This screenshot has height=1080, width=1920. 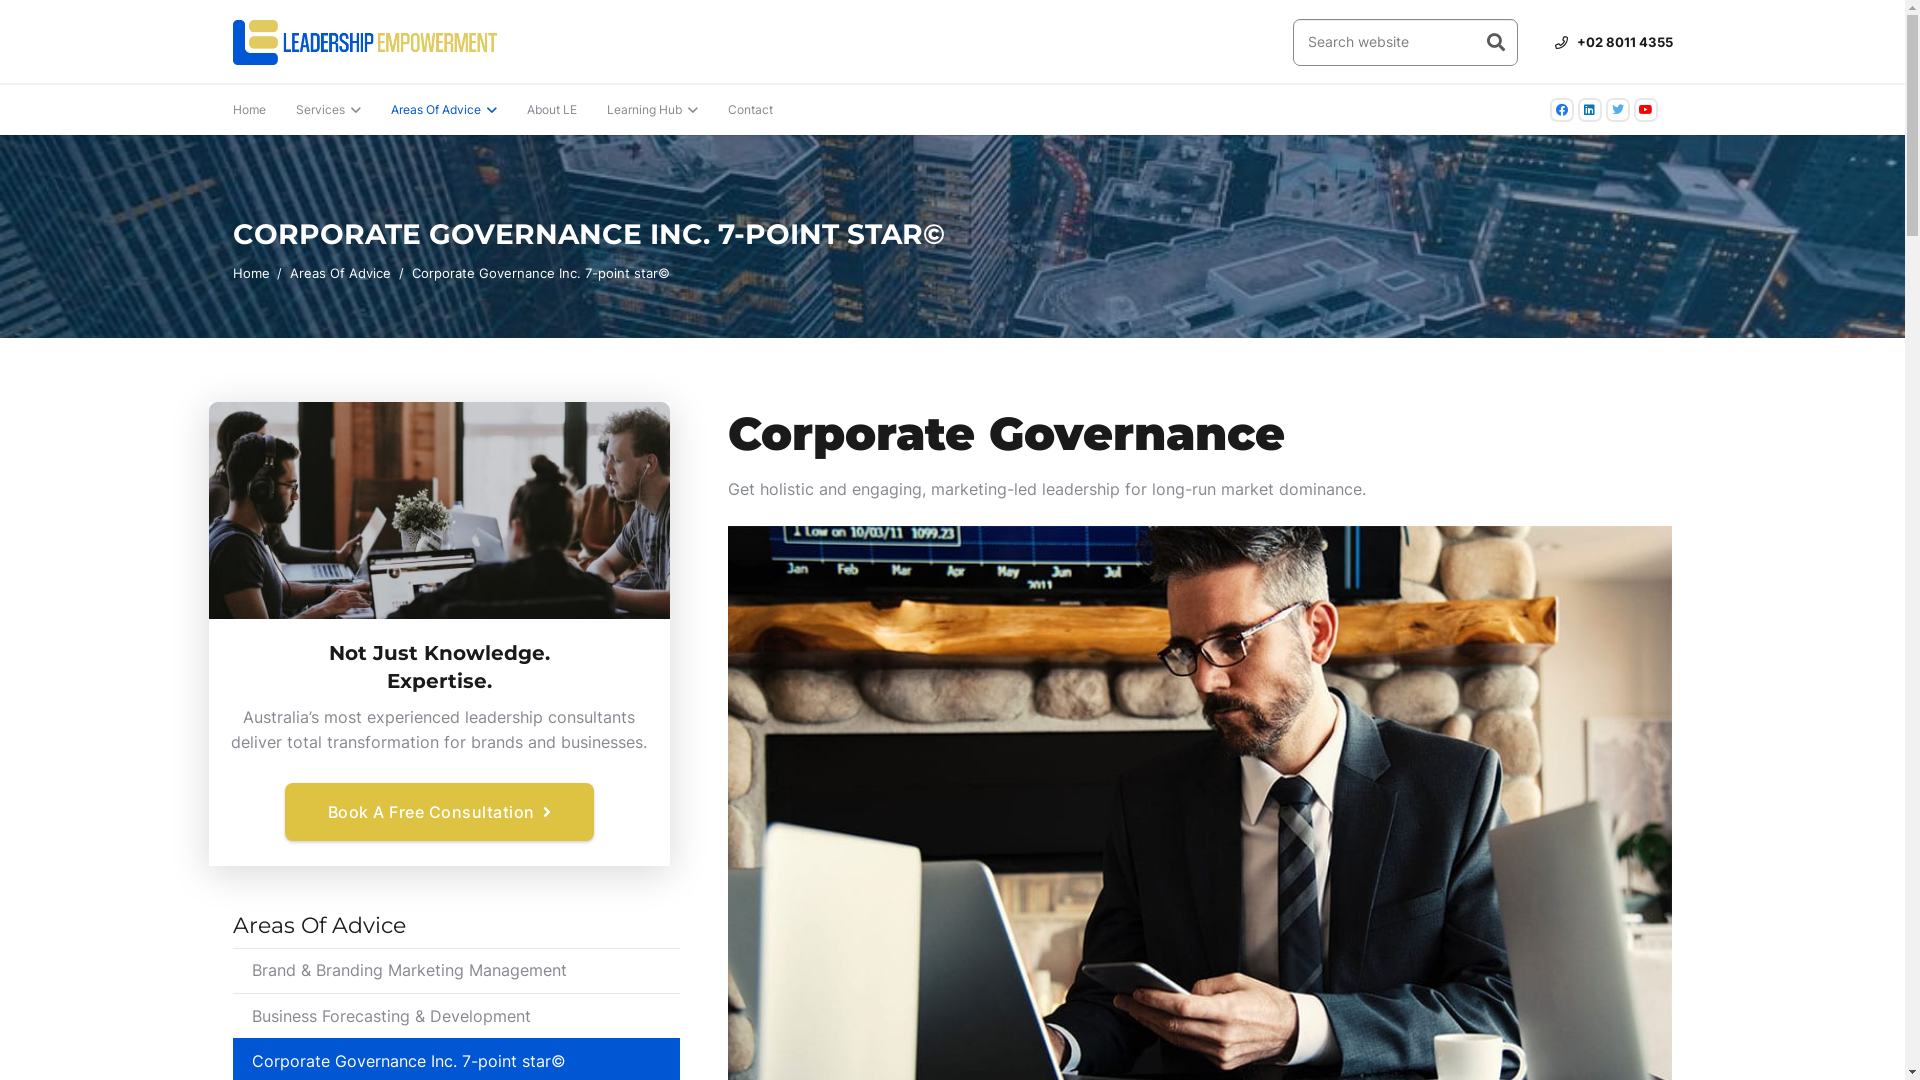 What do you see at coordinates (248, 110) in the screenshot?
I see `'Home'` at bounding box center [248, 110].